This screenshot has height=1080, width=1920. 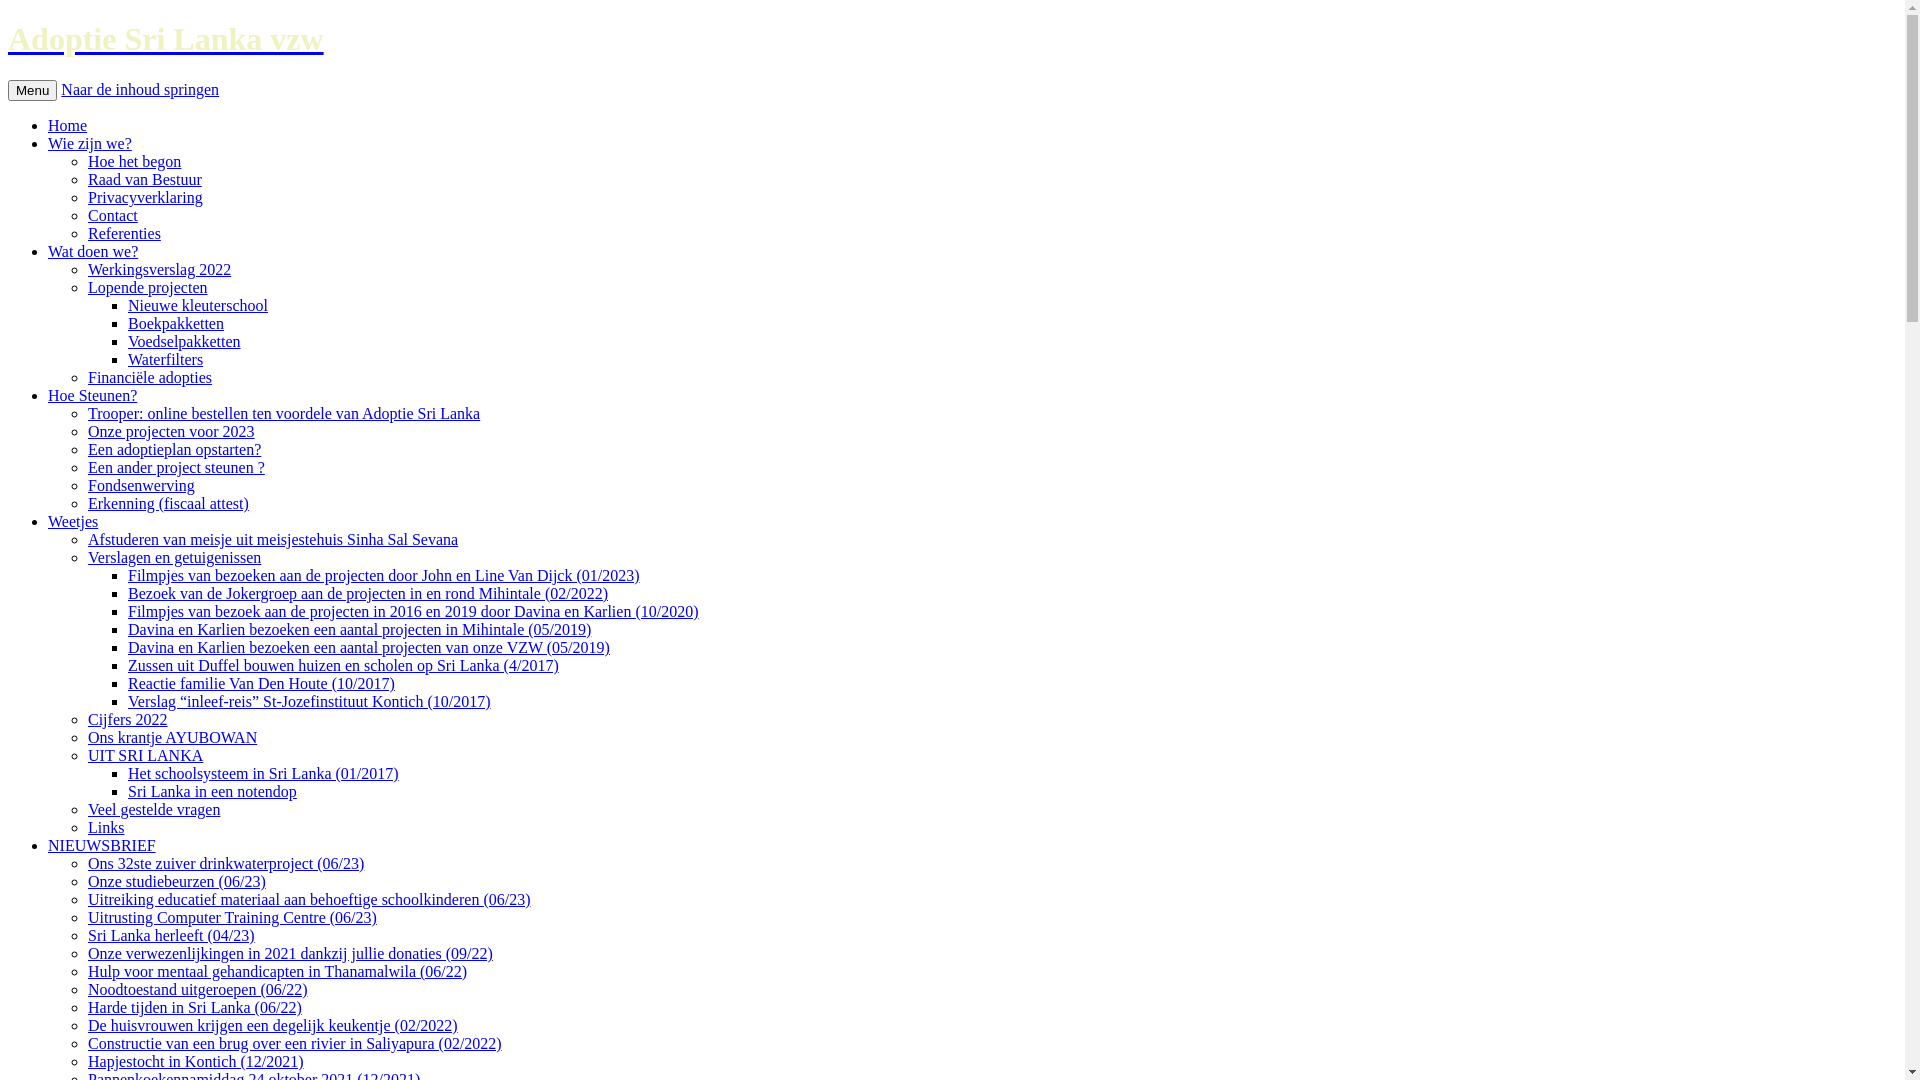 What do you see at coordinates (176, 322) in the screenshot?
I see `'Boekpakketten'` at bounding box center [176, 322].